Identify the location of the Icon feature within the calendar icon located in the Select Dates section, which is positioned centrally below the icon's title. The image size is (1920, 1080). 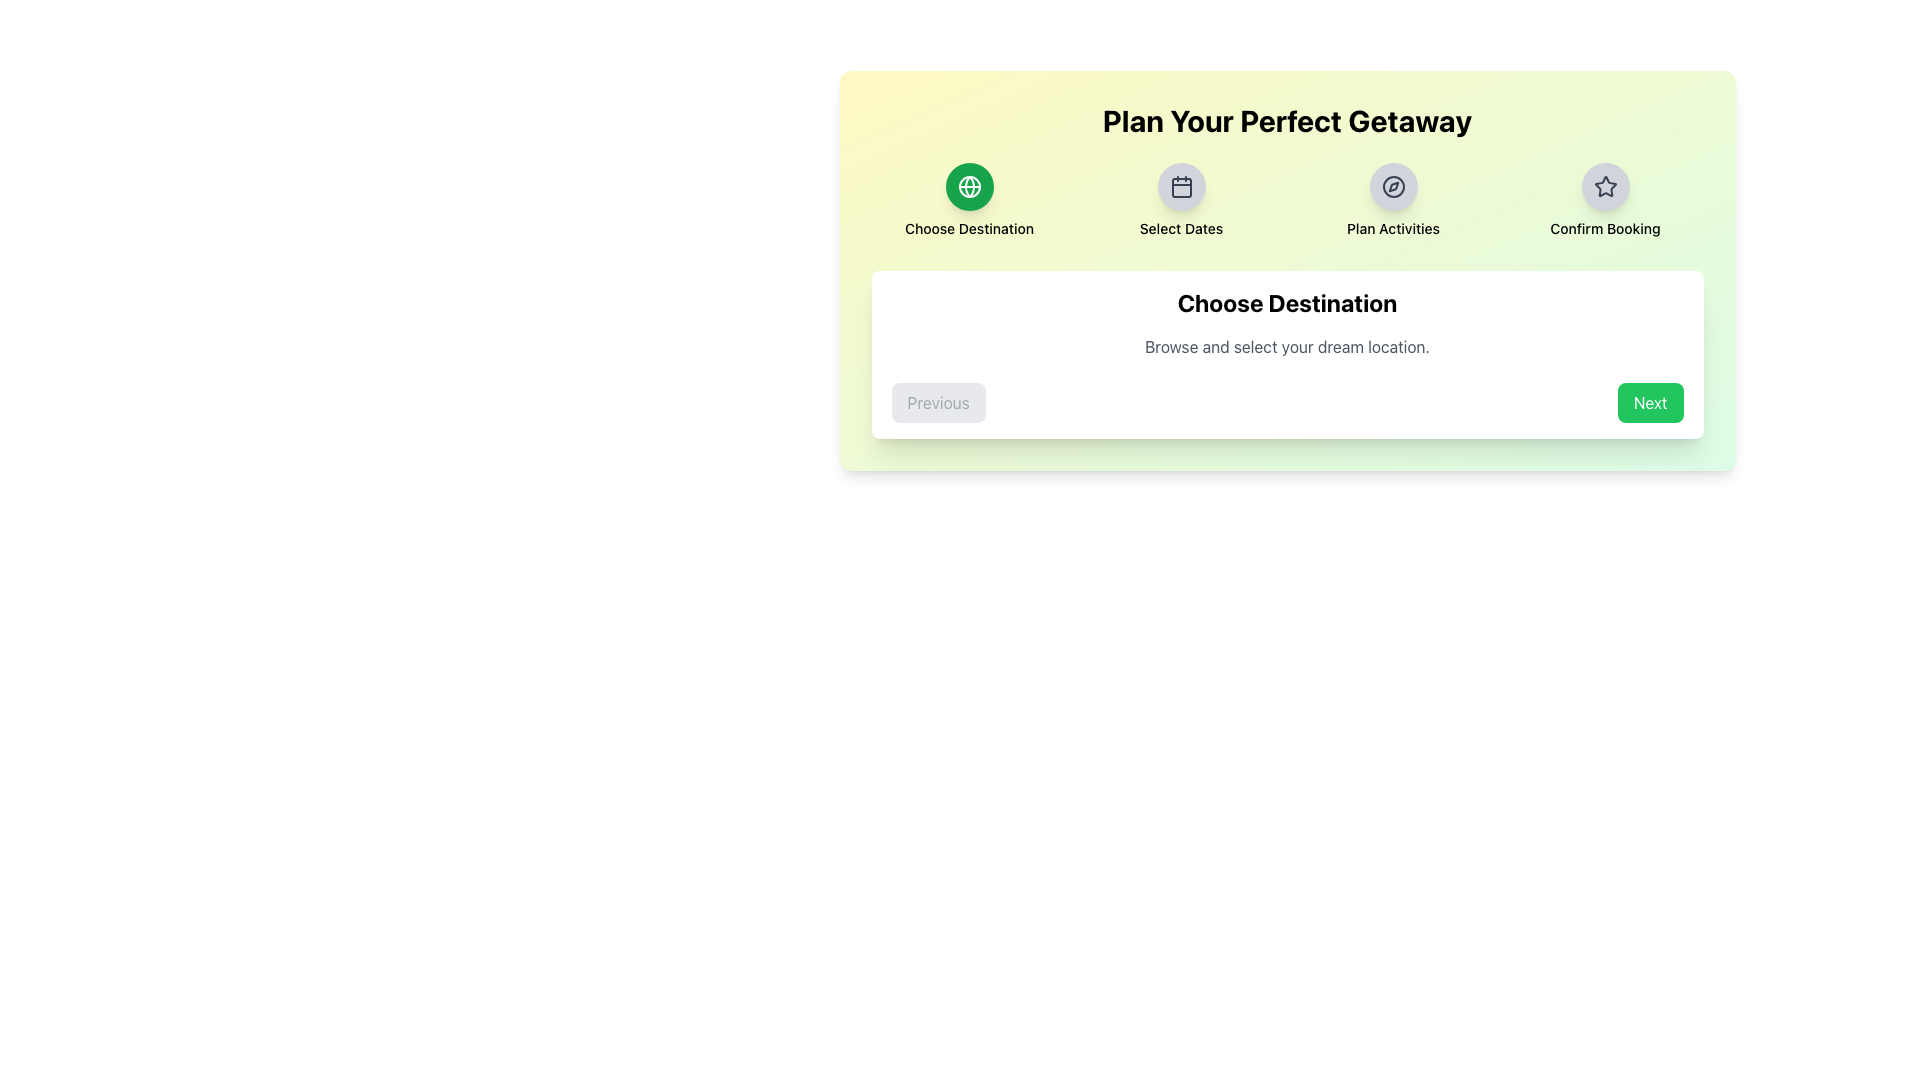
(1181, 188).